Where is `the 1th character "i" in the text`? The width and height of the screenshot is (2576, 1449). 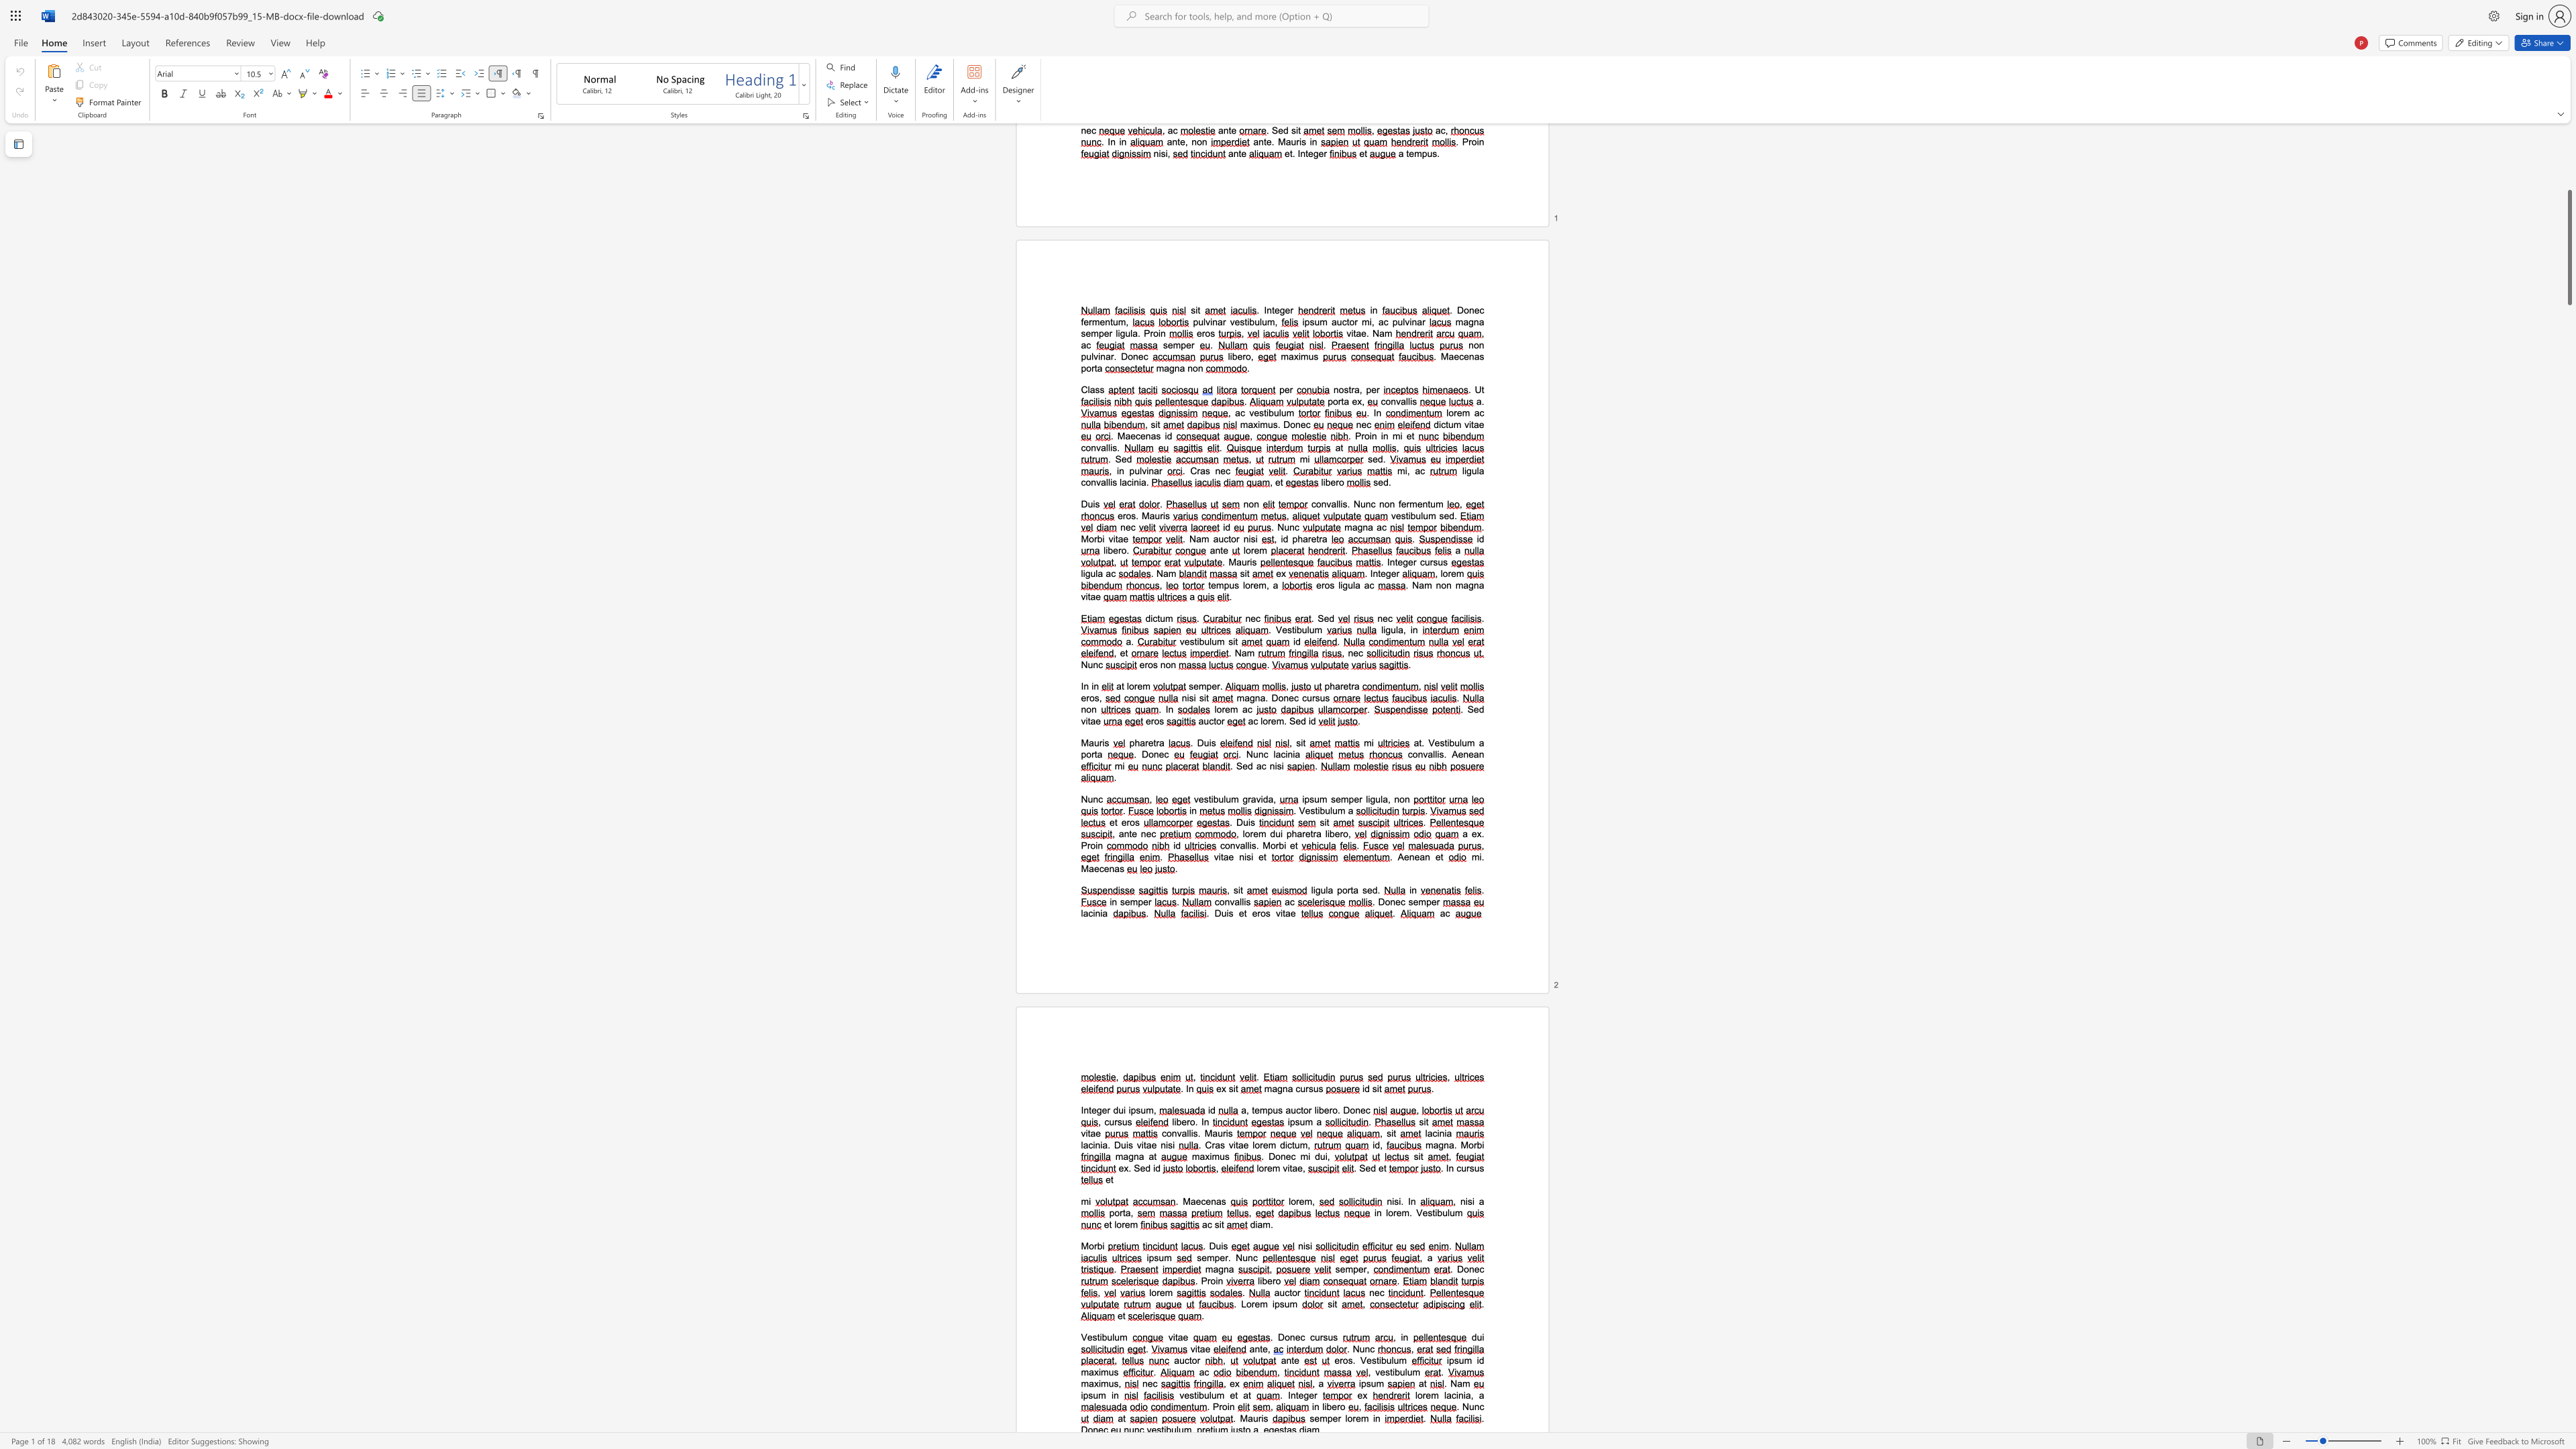 the 1th character "i" in the text is located at coordinates (1153, 1167).